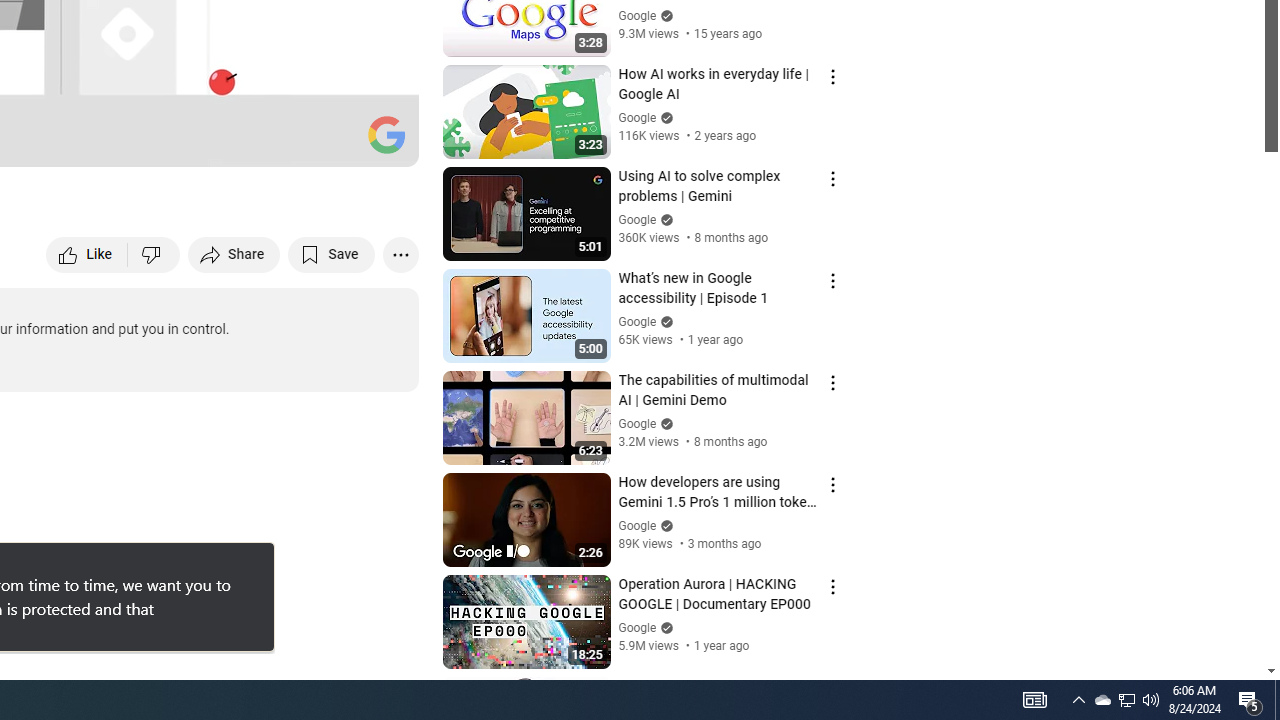 The image size is (1280, 720). I want to click on 'Like', so click(86, 253).